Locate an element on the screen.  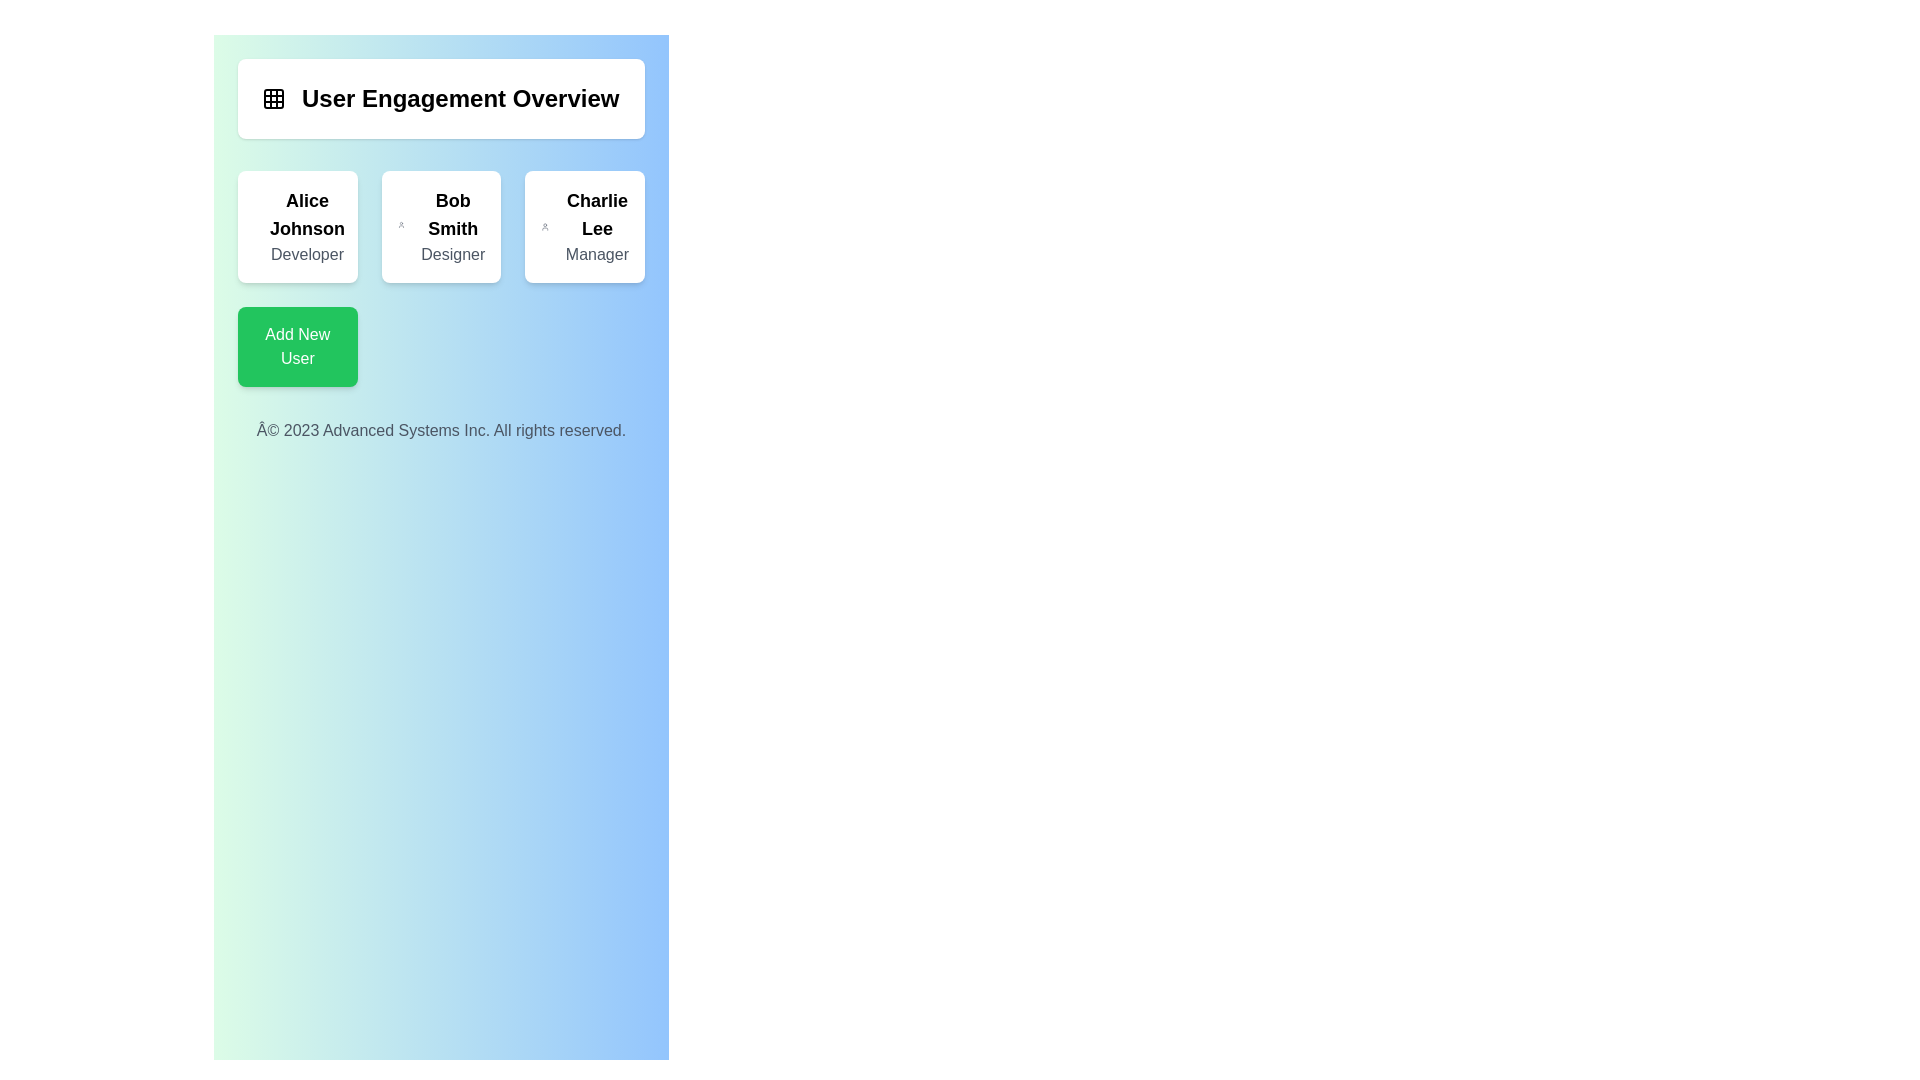
displayed text on the user profile card located in the center of the grid layout, which is the second card flanked by 'Alice Johnson, Developer' on the left and 'Charlie Lee, Manager' on the right is located at coordinates (440, 226).